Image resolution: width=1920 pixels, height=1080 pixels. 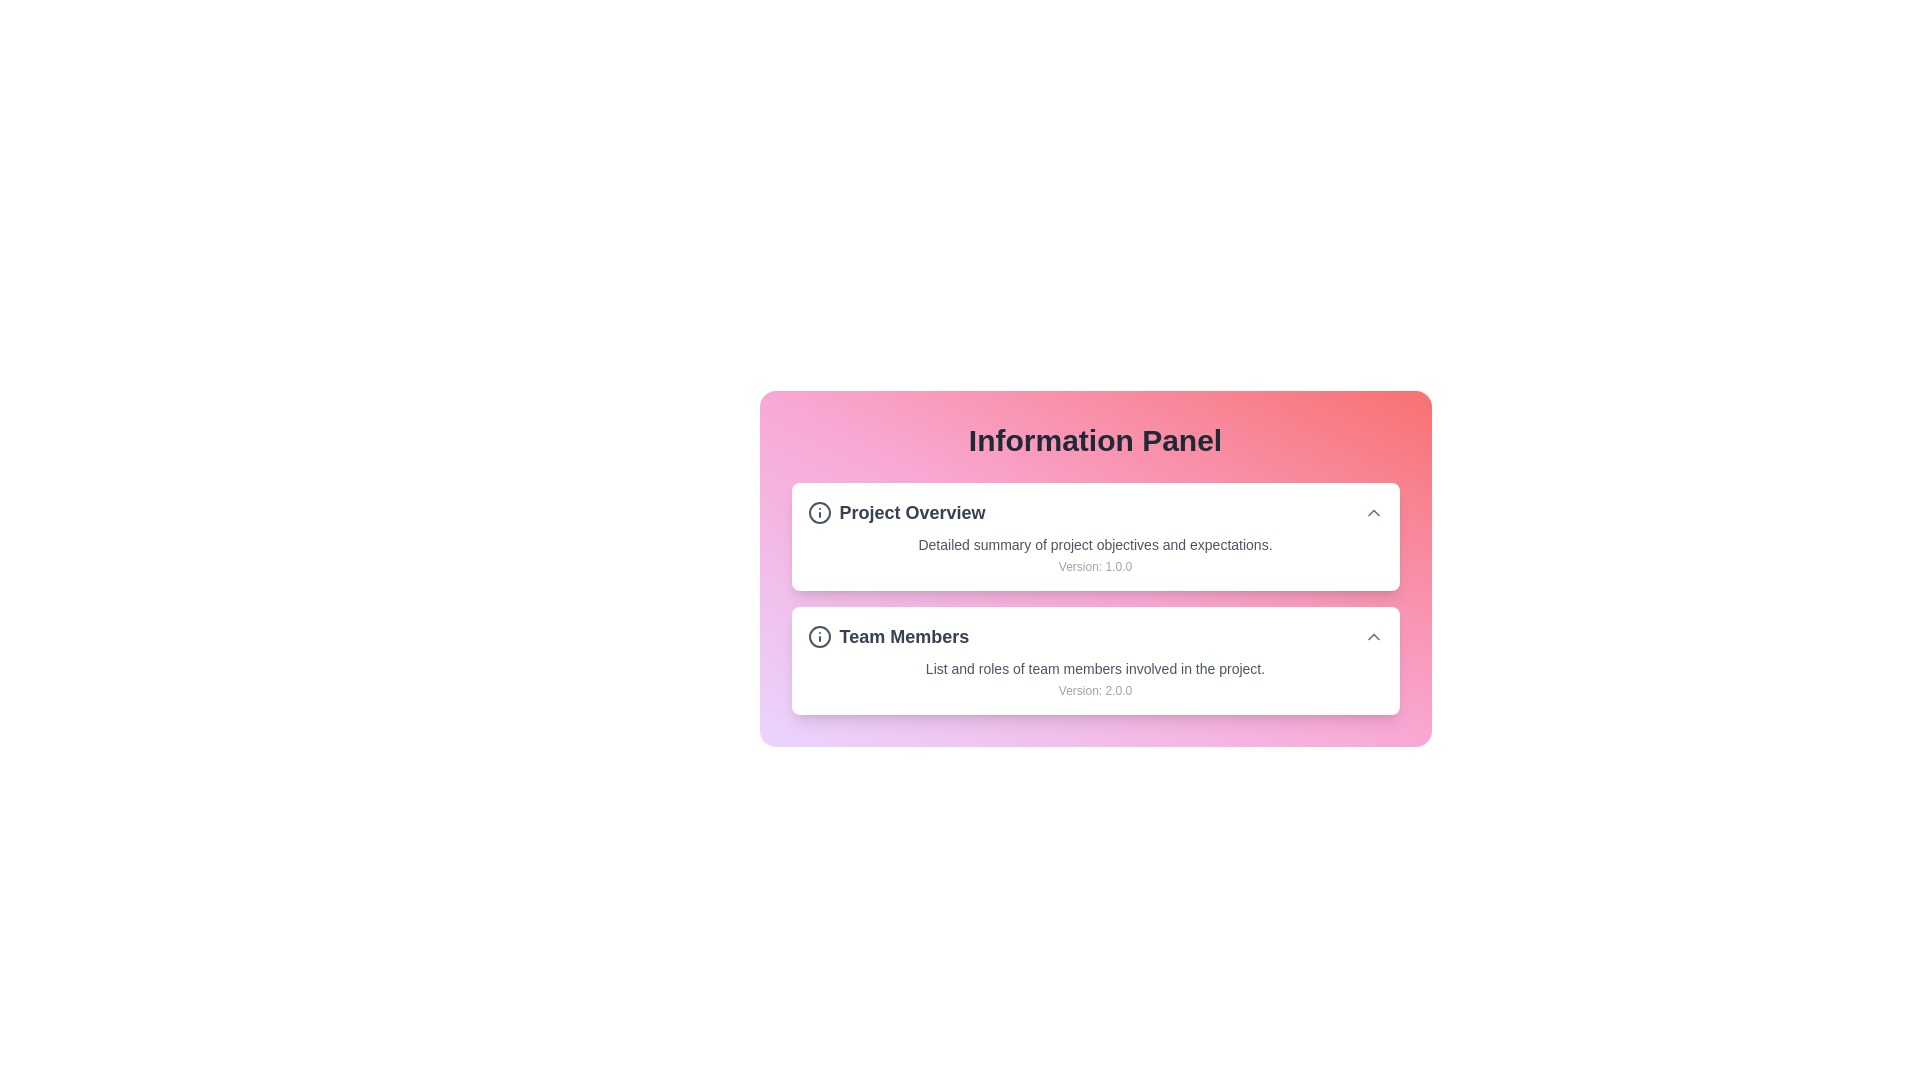 I want to click on the 'Project Overview' text label with an information icon, which is styled in bold dark gray and located at the top of a card-like interface, so click(x=895, y=512).